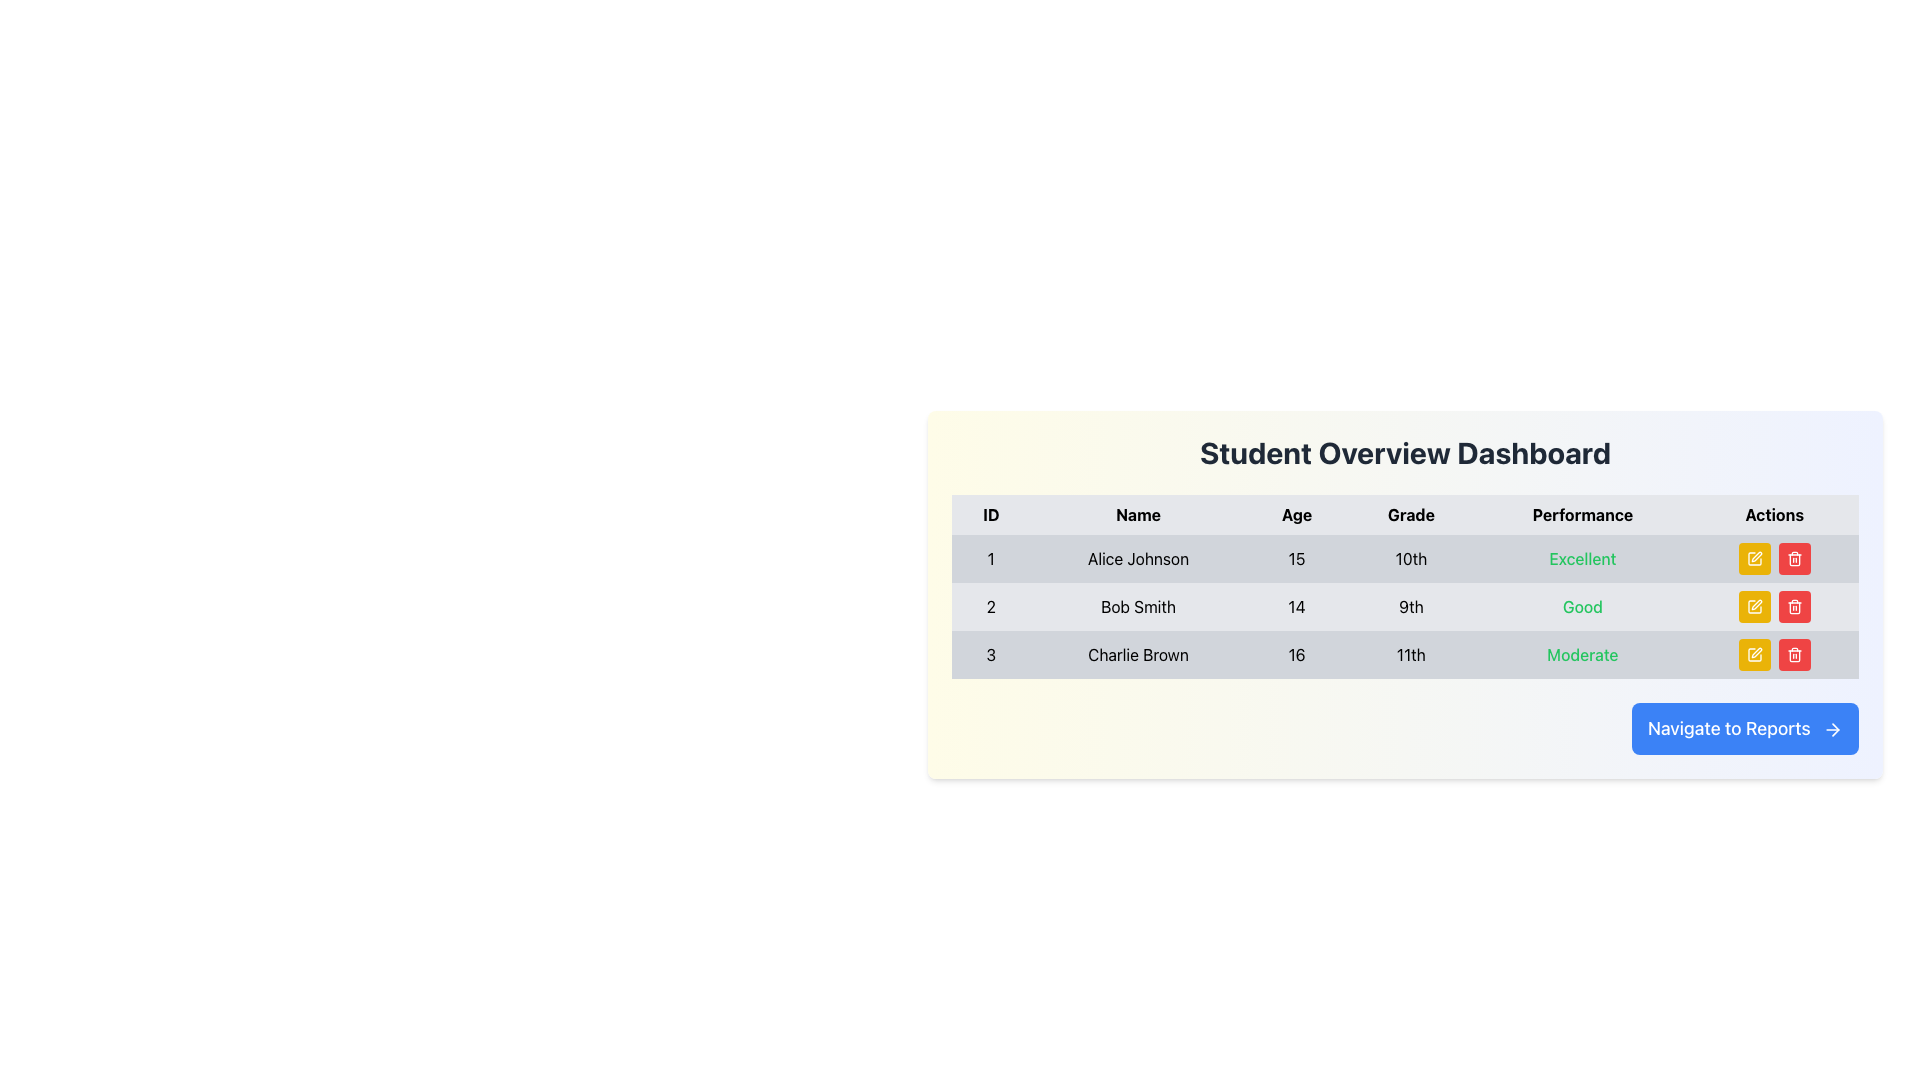  I want to click on the prominent header text displaying 'Student Overview Dashboard', which is styled in a large, bold font and positioned above the student data table, so click(1404, 452).